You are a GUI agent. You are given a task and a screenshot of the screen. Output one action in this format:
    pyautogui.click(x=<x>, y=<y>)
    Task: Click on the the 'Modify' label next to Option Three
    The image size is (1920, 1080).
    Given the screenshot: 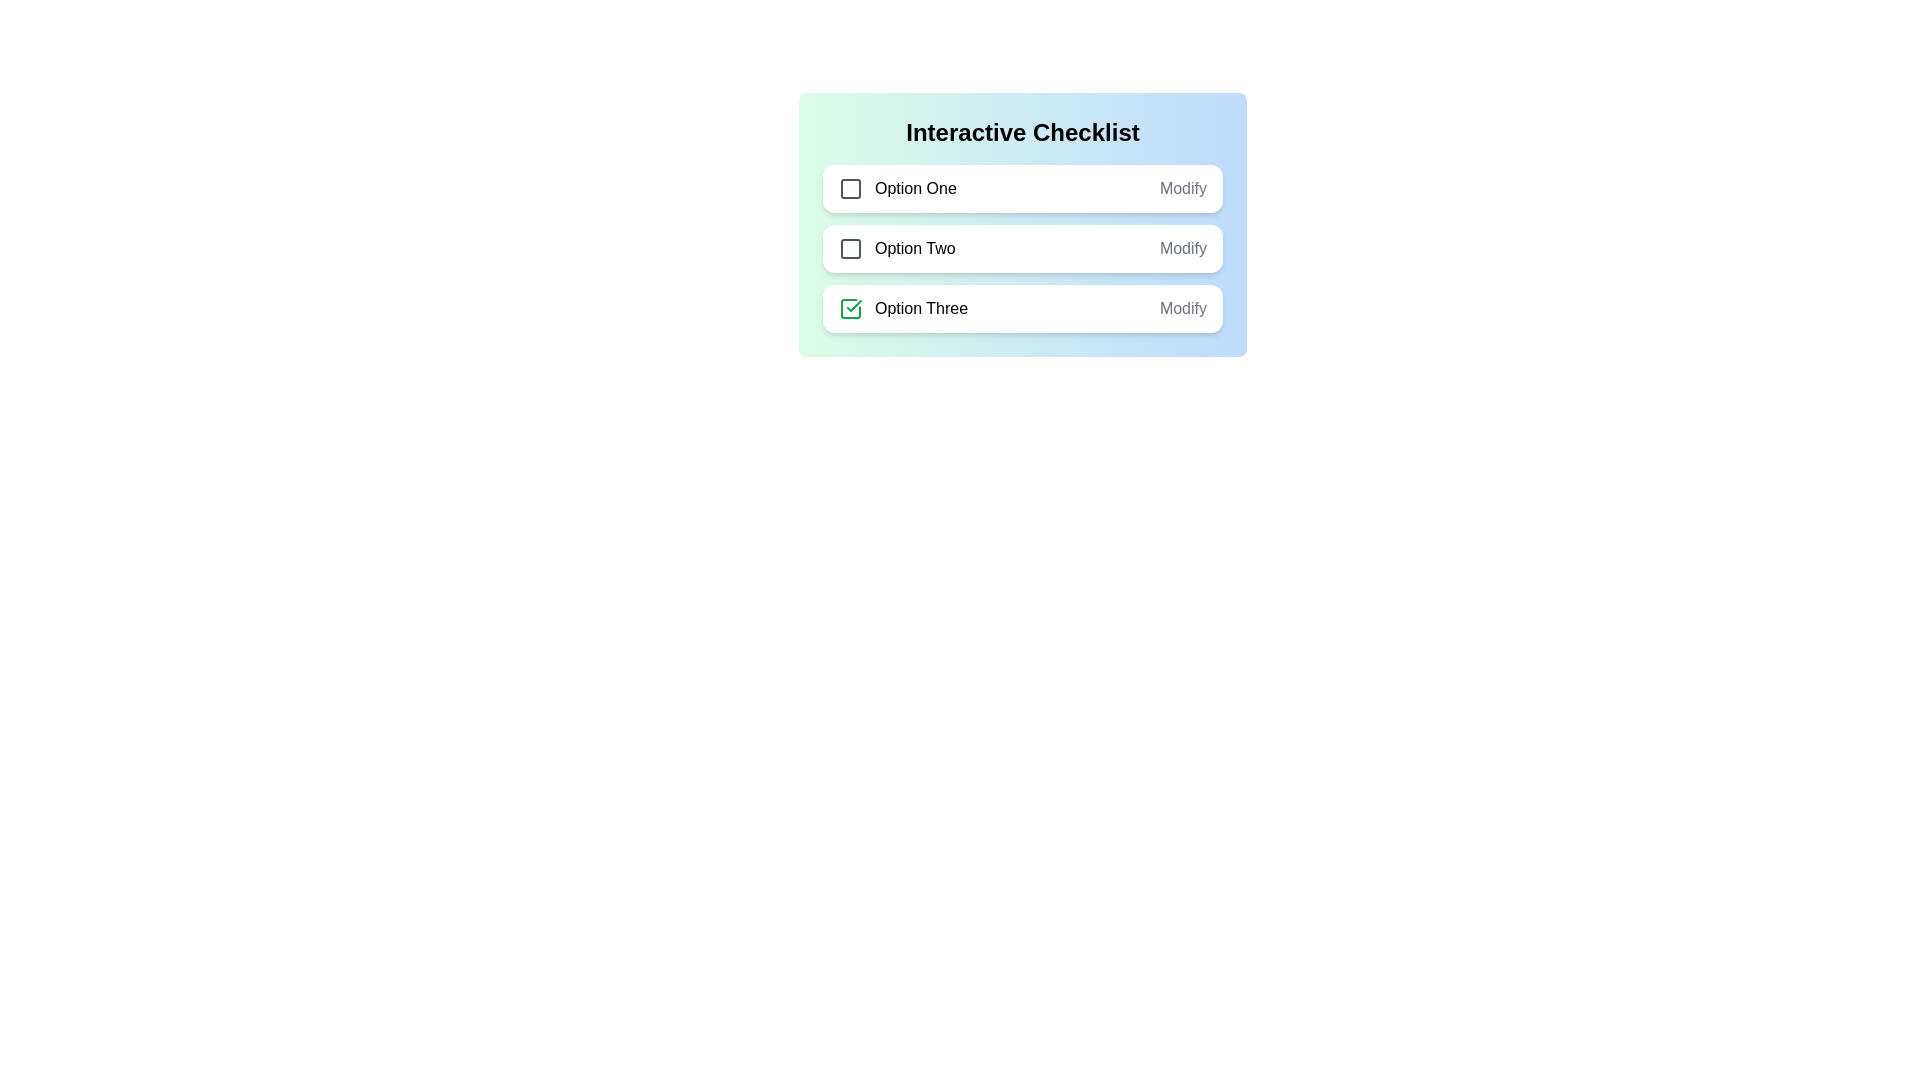 What is the action you would take?
    pyautogui.click(x=1183, y=308)
    